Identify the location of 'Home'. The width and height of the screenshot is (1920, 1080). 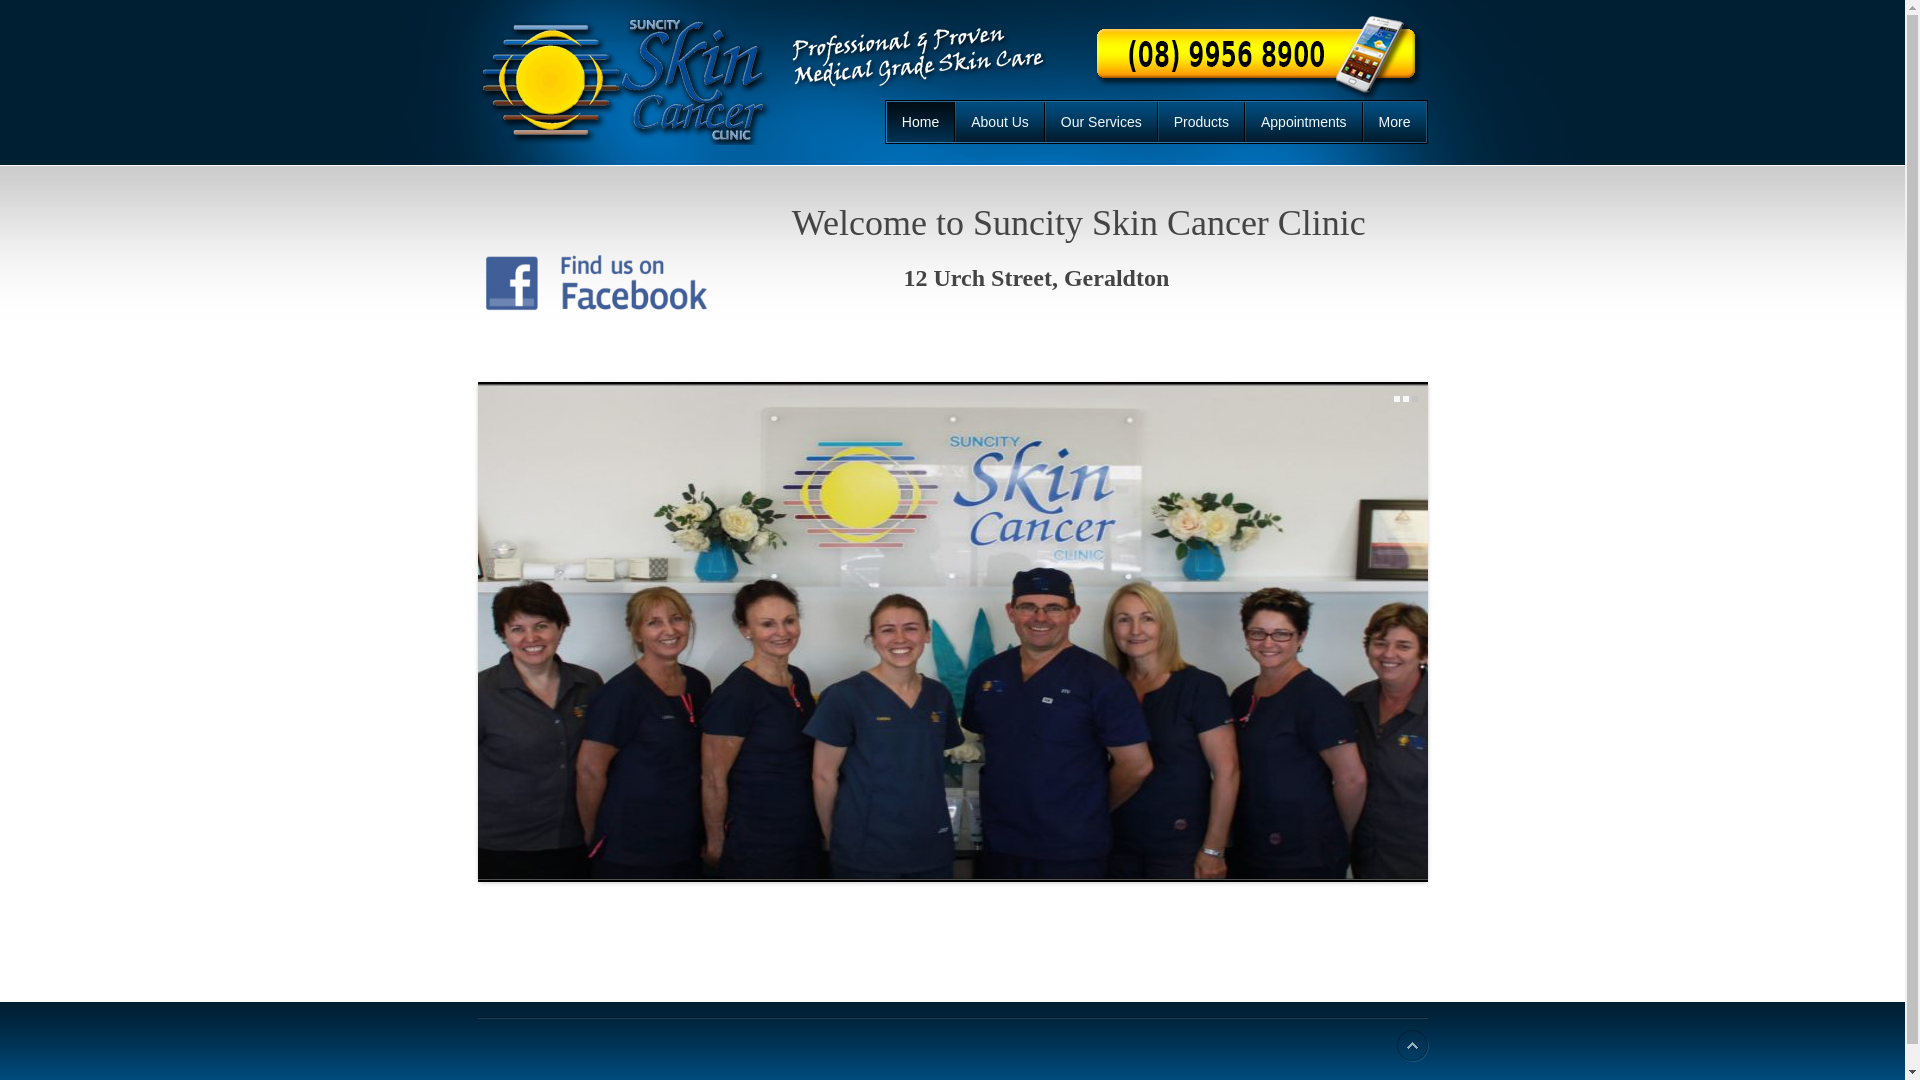
(920, 122).